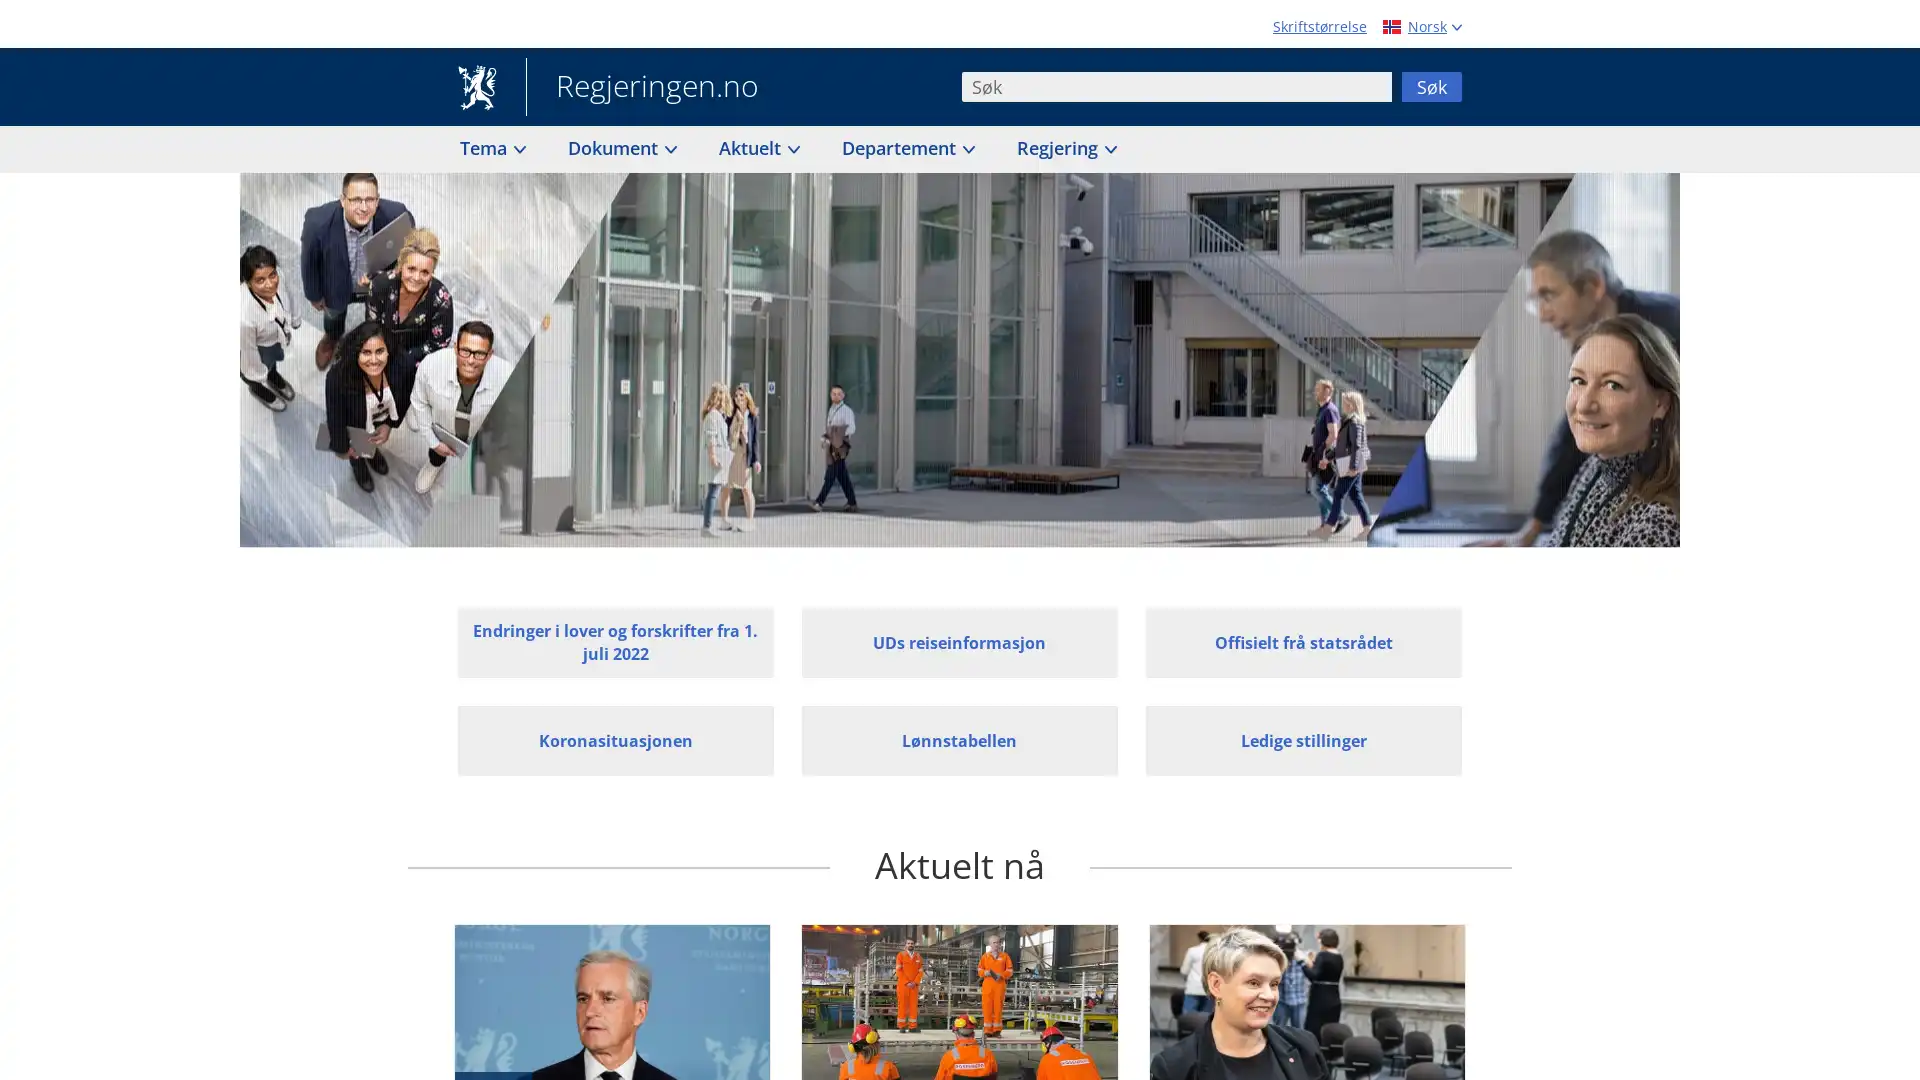  Describe the element at coordinates (1430, 84) in the screenshot. I see `Sk` at that location.